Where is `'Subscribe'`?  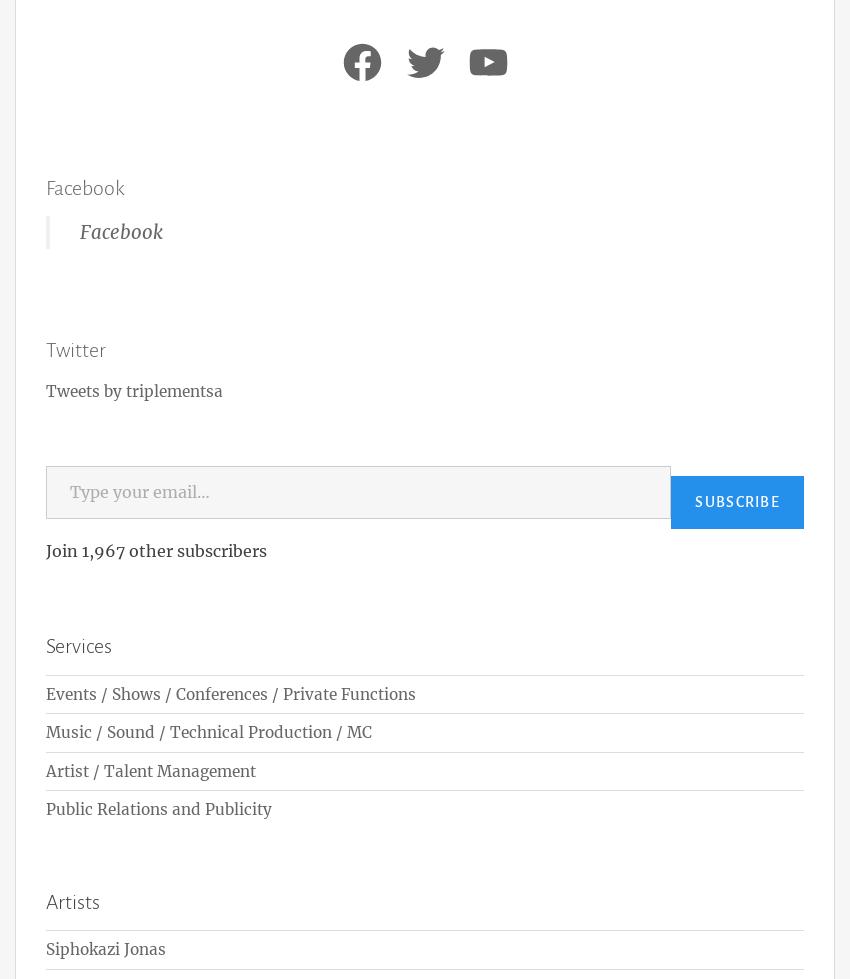 'Subscribe' is located at coordinates (737, 499).